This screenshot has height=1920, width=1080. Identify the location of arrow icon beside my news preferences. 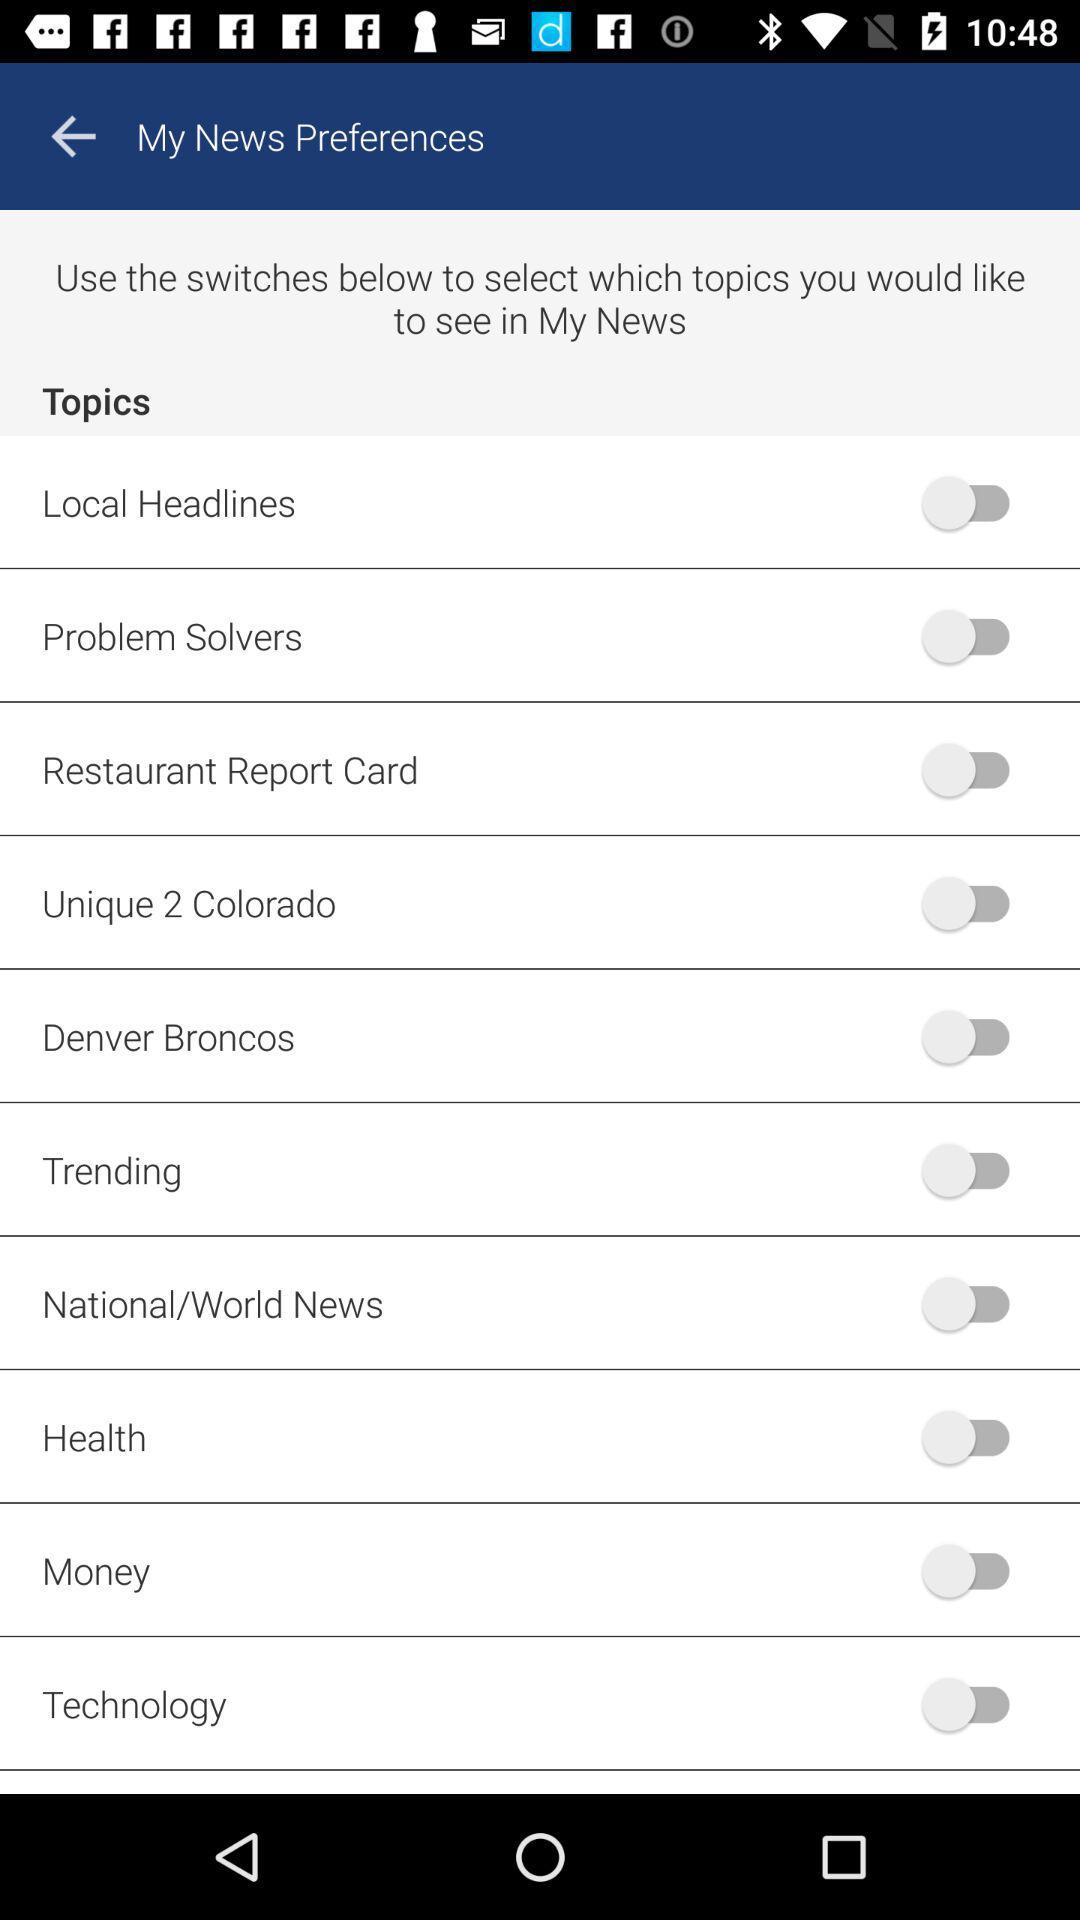
(72, 136).